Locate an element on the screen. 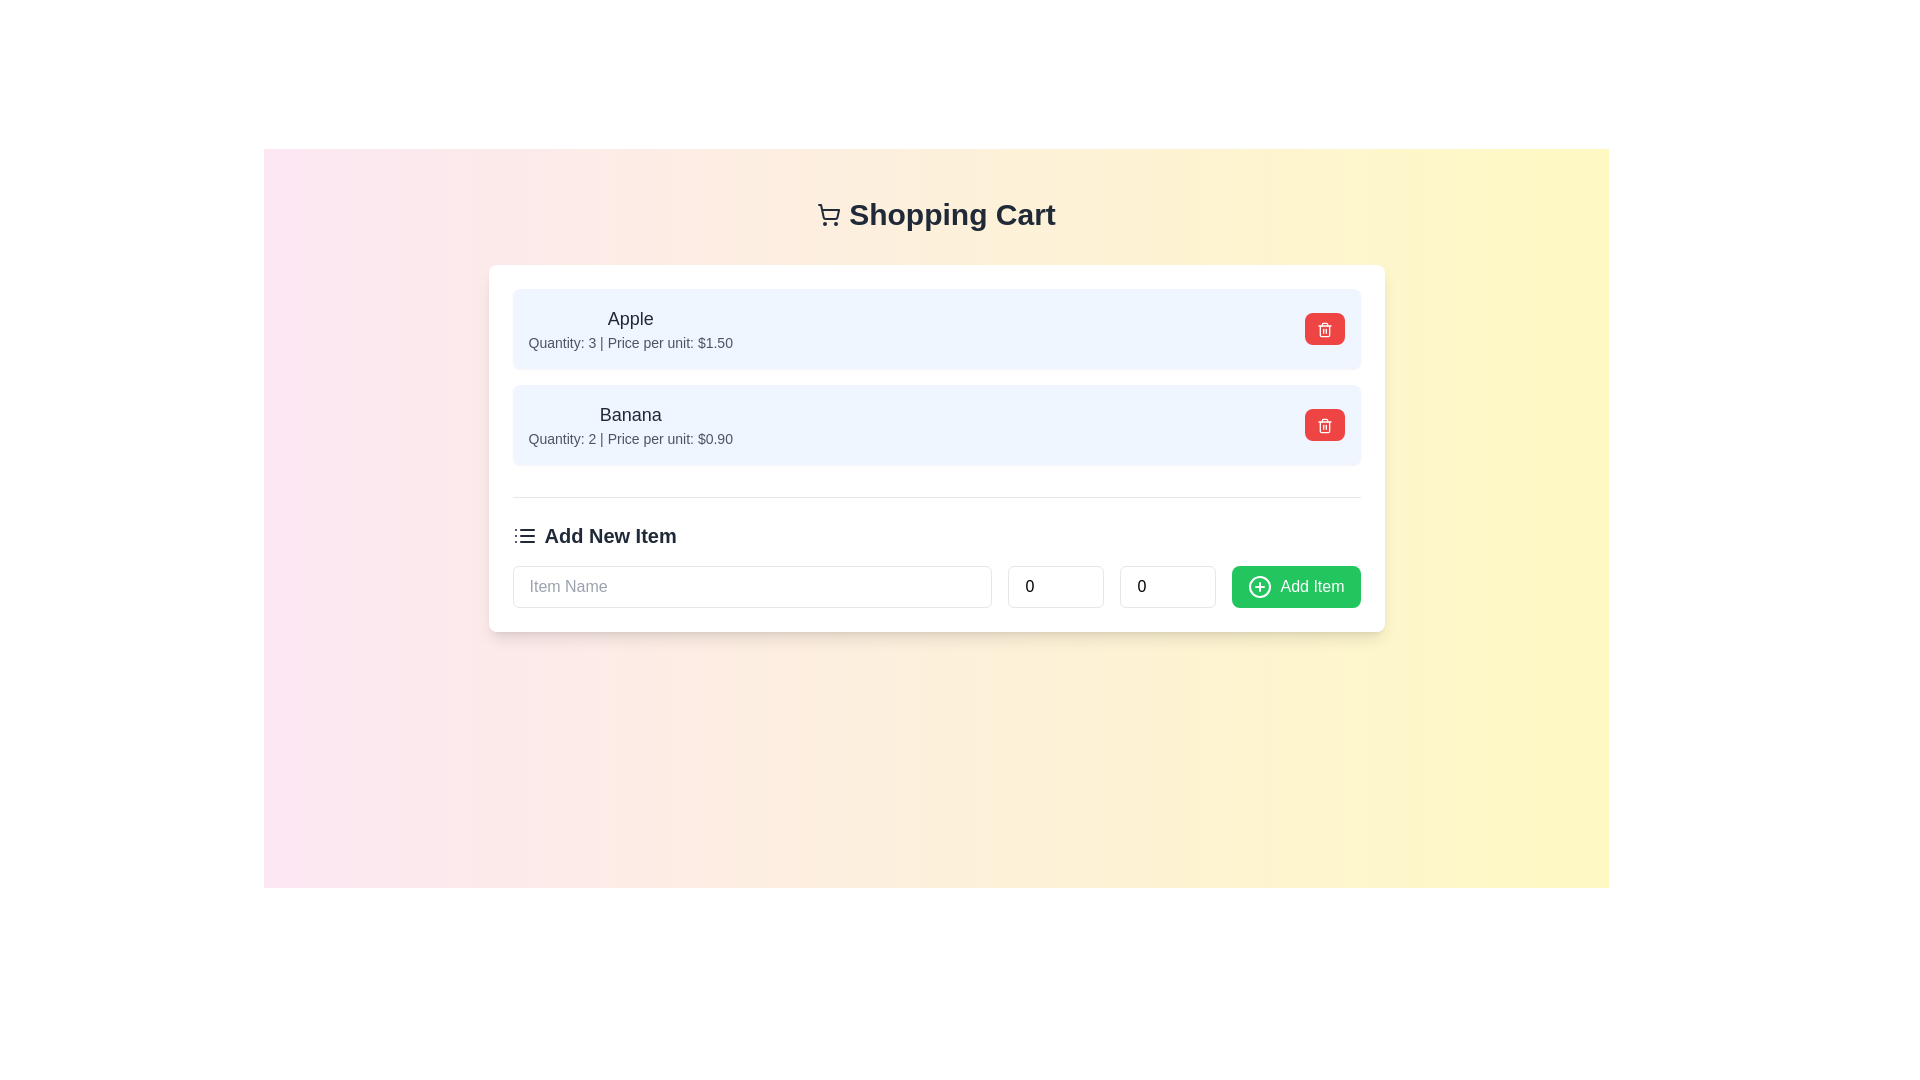  the shopping cart icon located to the left of the 'Shopping Cart' text in the upper section of the interface is located at coordinates (829, 215).